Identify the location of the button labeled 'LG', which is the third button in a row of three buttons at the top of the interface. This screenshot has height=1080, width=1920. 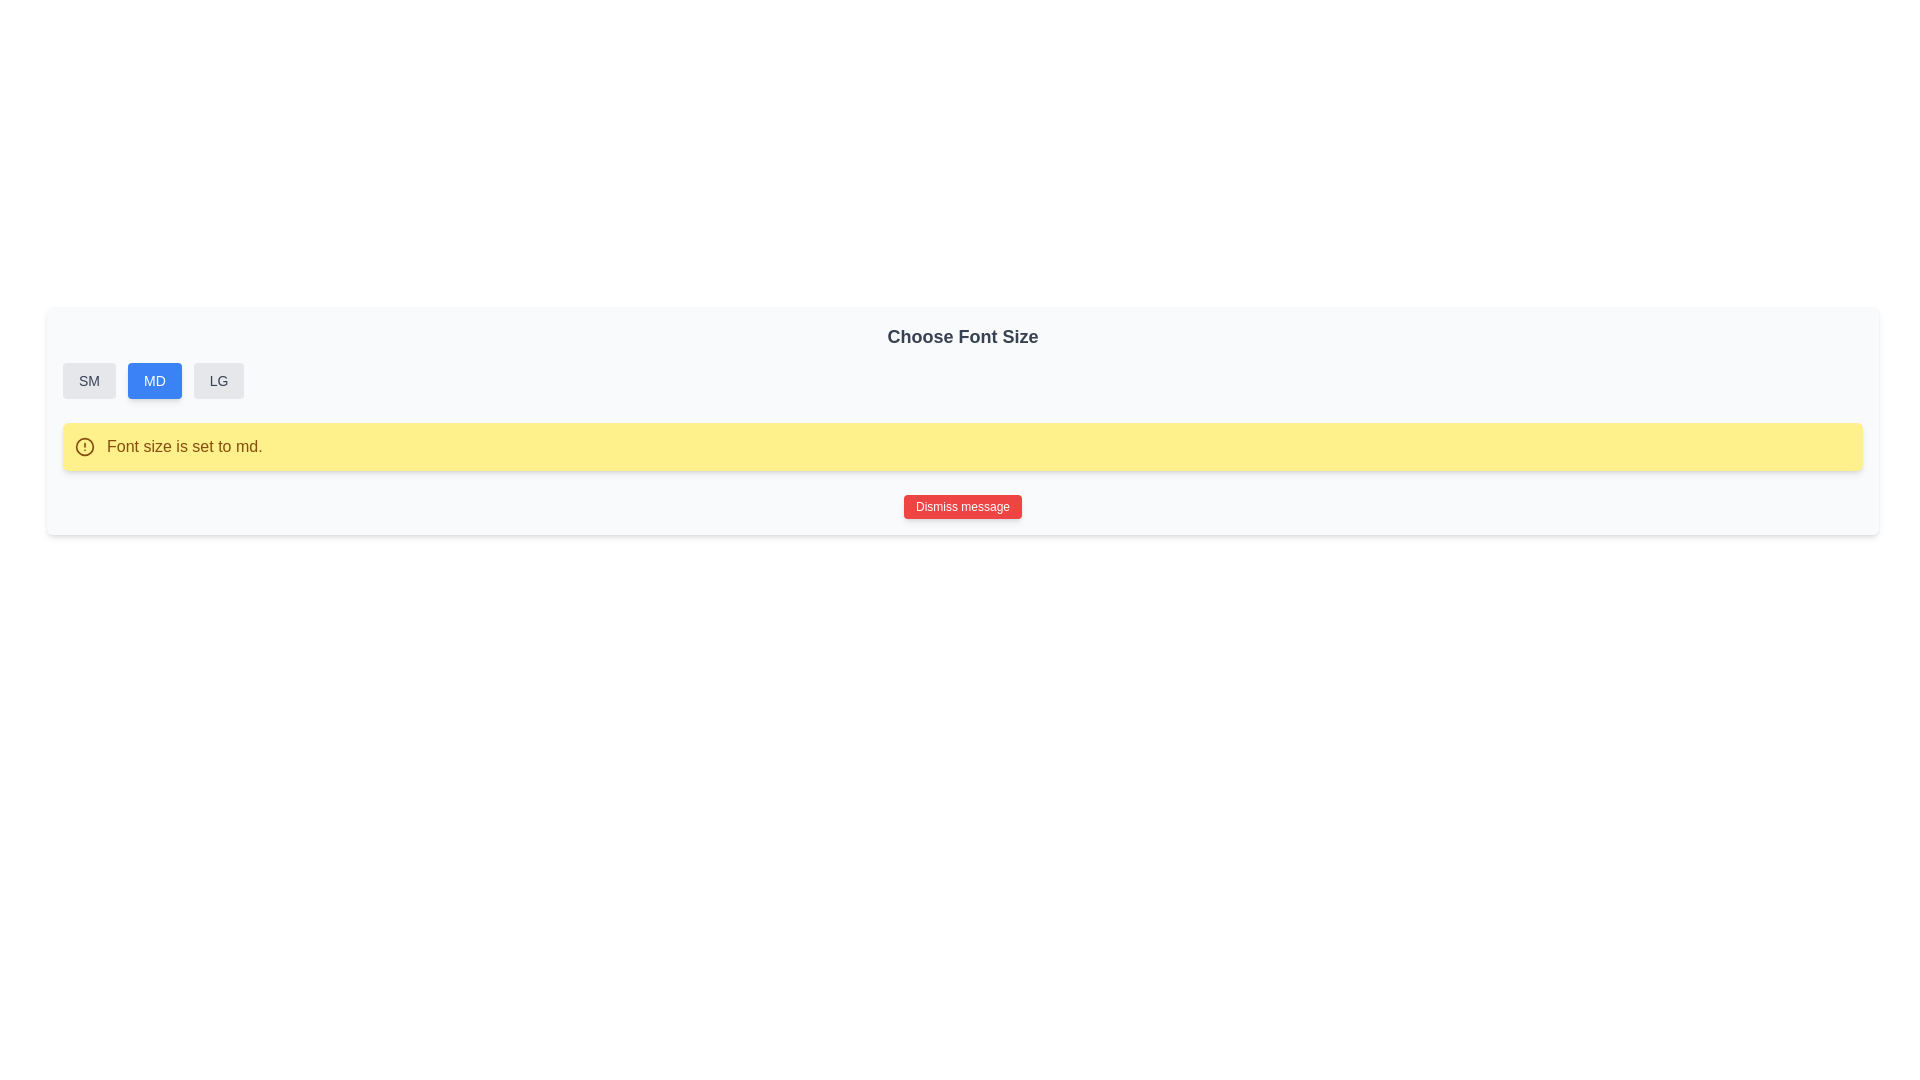
(219, 381).